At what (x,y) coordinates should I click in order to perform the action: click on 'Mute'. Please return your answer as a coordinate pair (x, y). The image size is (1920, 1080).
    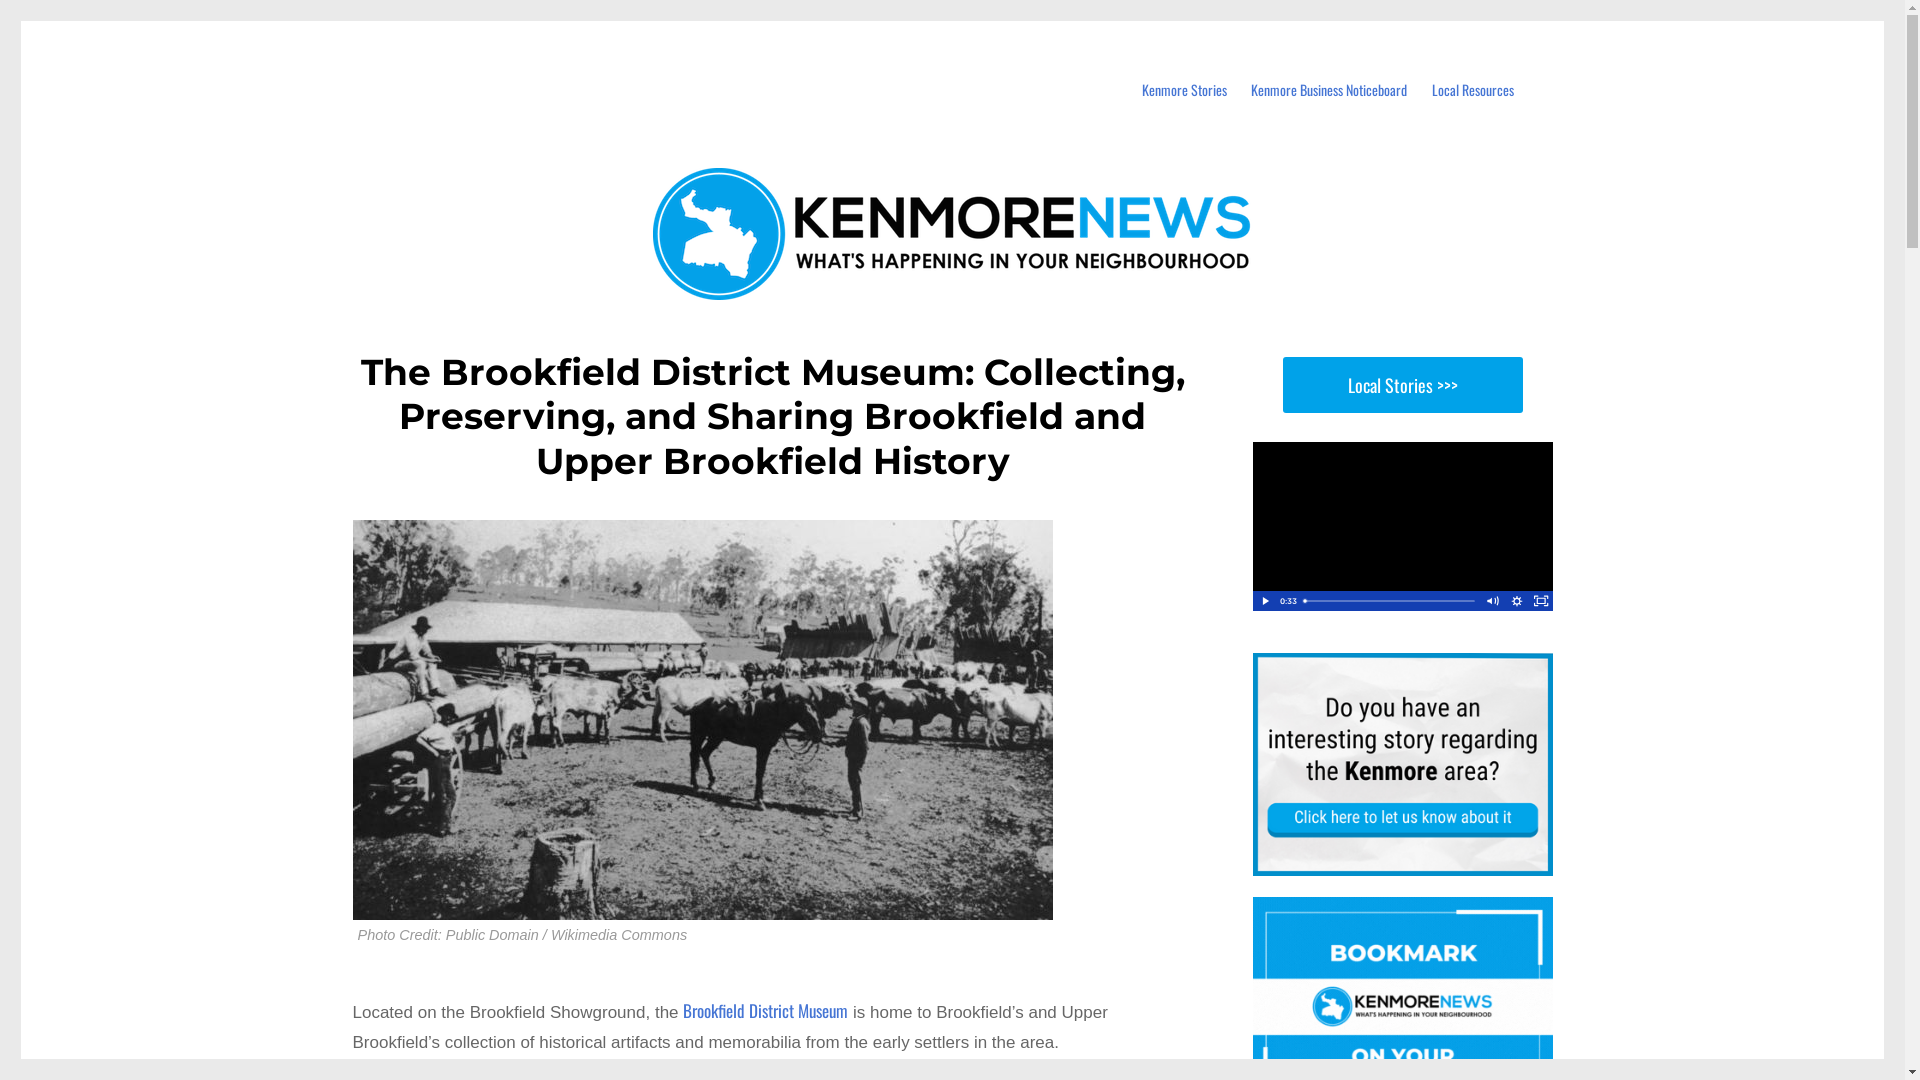
    Looking at the image, I should click on (1492, 600).